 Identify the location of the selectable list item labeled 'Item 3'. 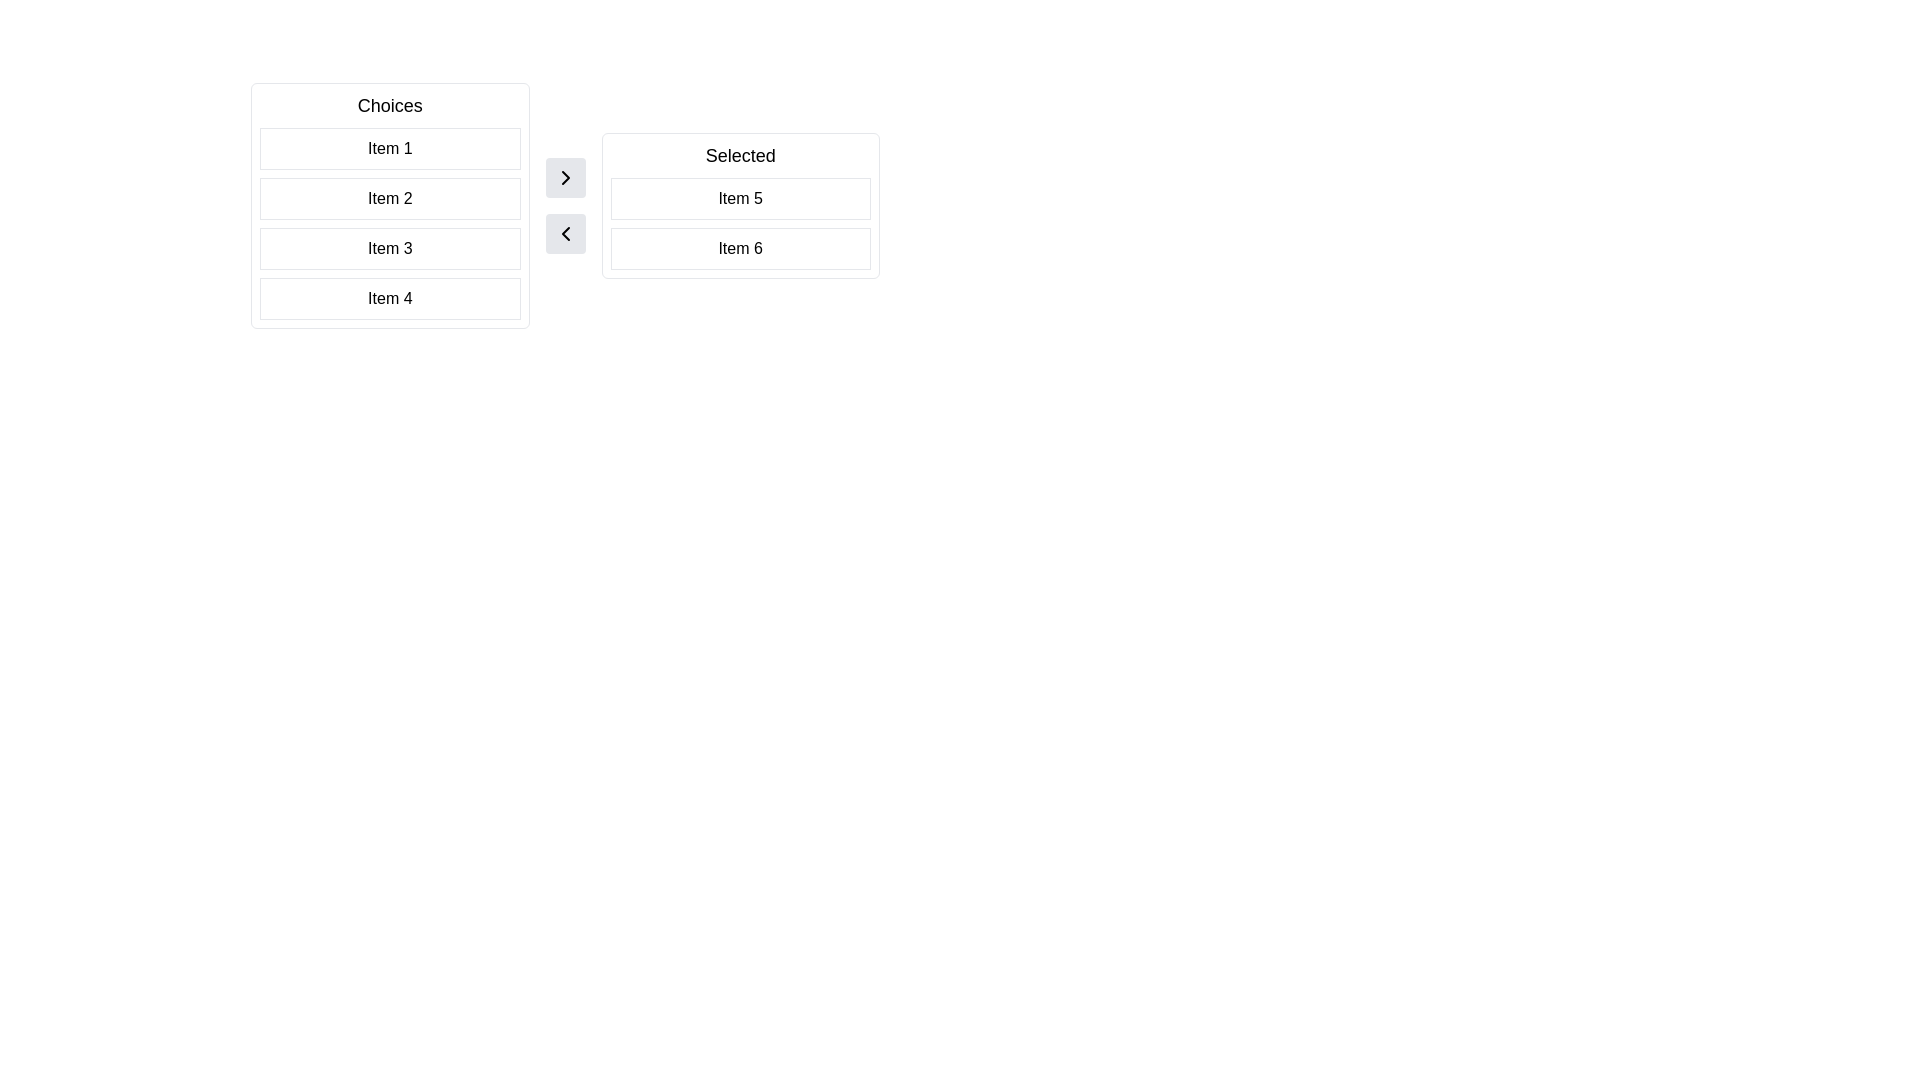
(390, 248).